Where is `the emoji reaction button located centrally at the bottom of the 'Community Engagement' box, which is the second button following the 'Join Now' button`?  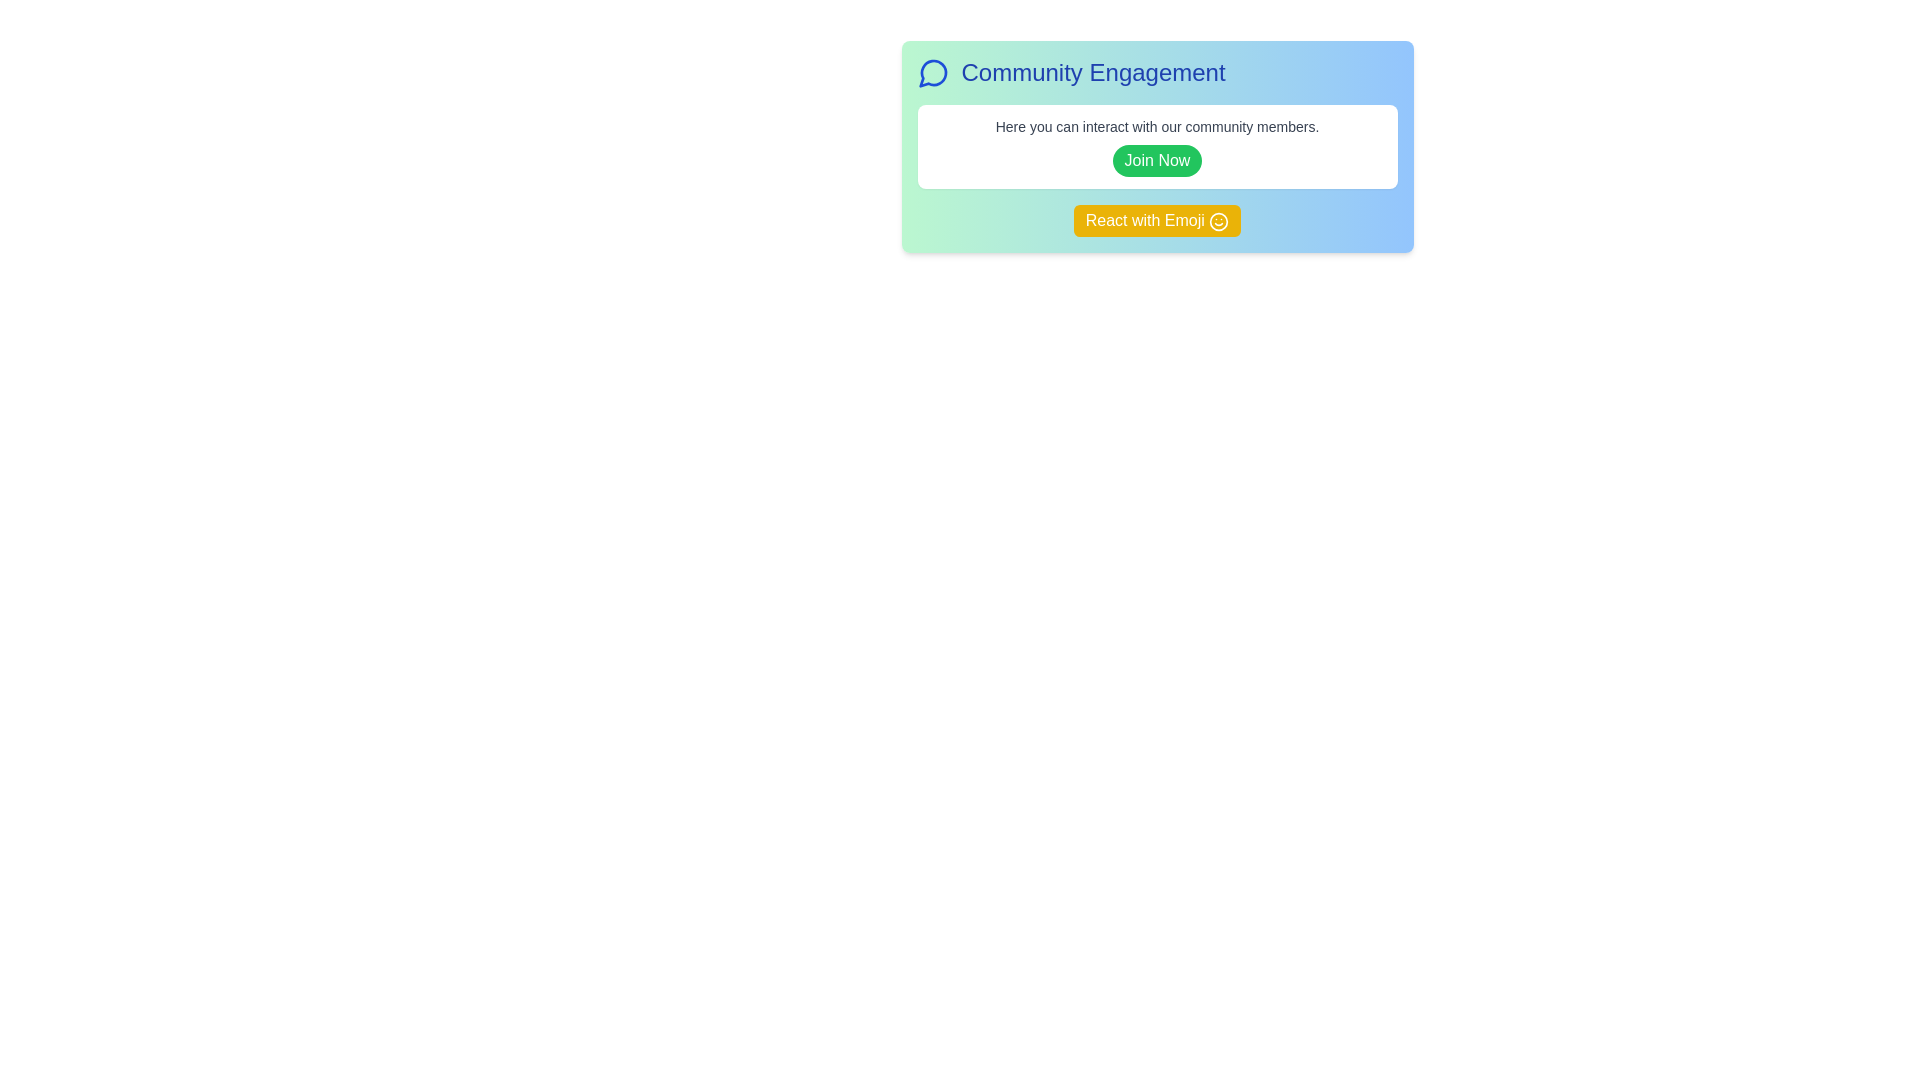 the emoji reaction button located centrally at the bottom of the 'Community Engagement' box, which is the second button following the 'Join Now' button is located at coordinates (1157, 220).